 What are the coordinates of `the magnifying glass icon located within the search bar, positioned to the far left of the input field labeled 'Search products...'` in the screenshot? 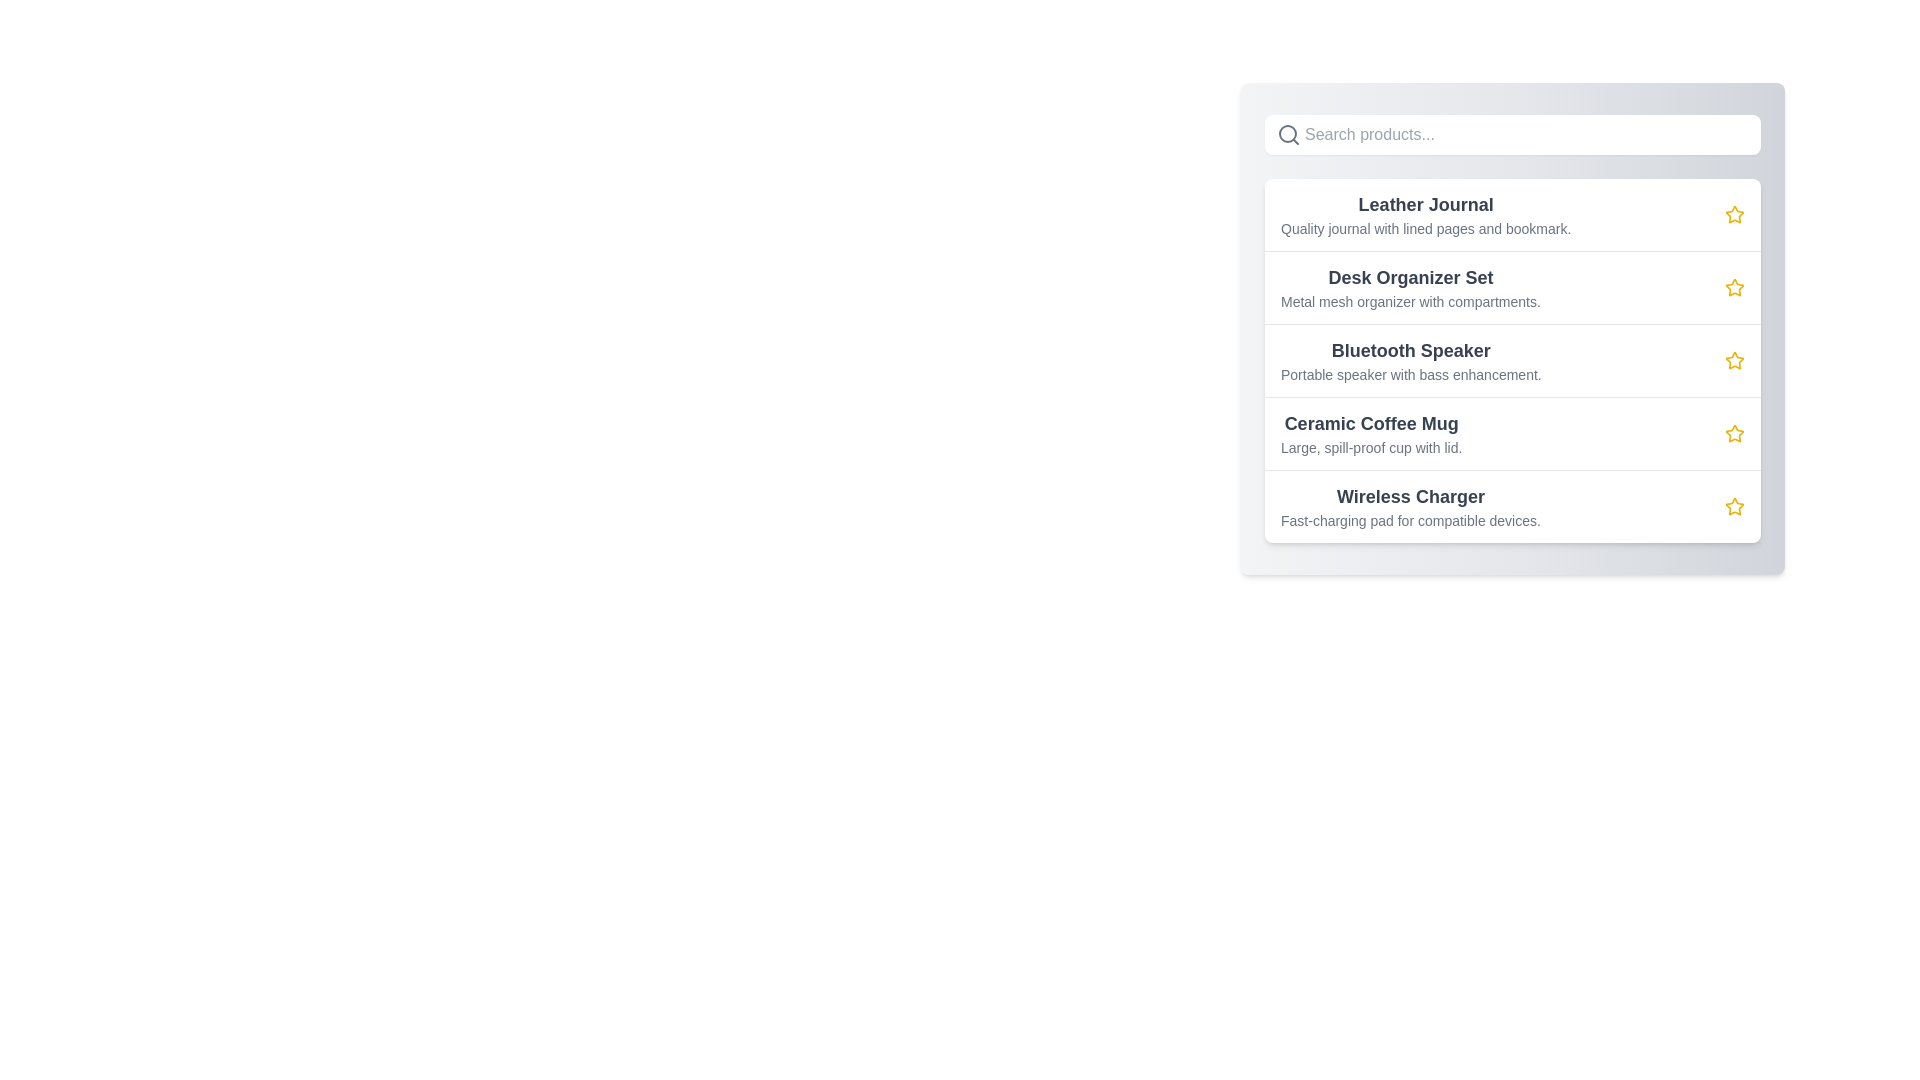 It's located at (1289, 135).